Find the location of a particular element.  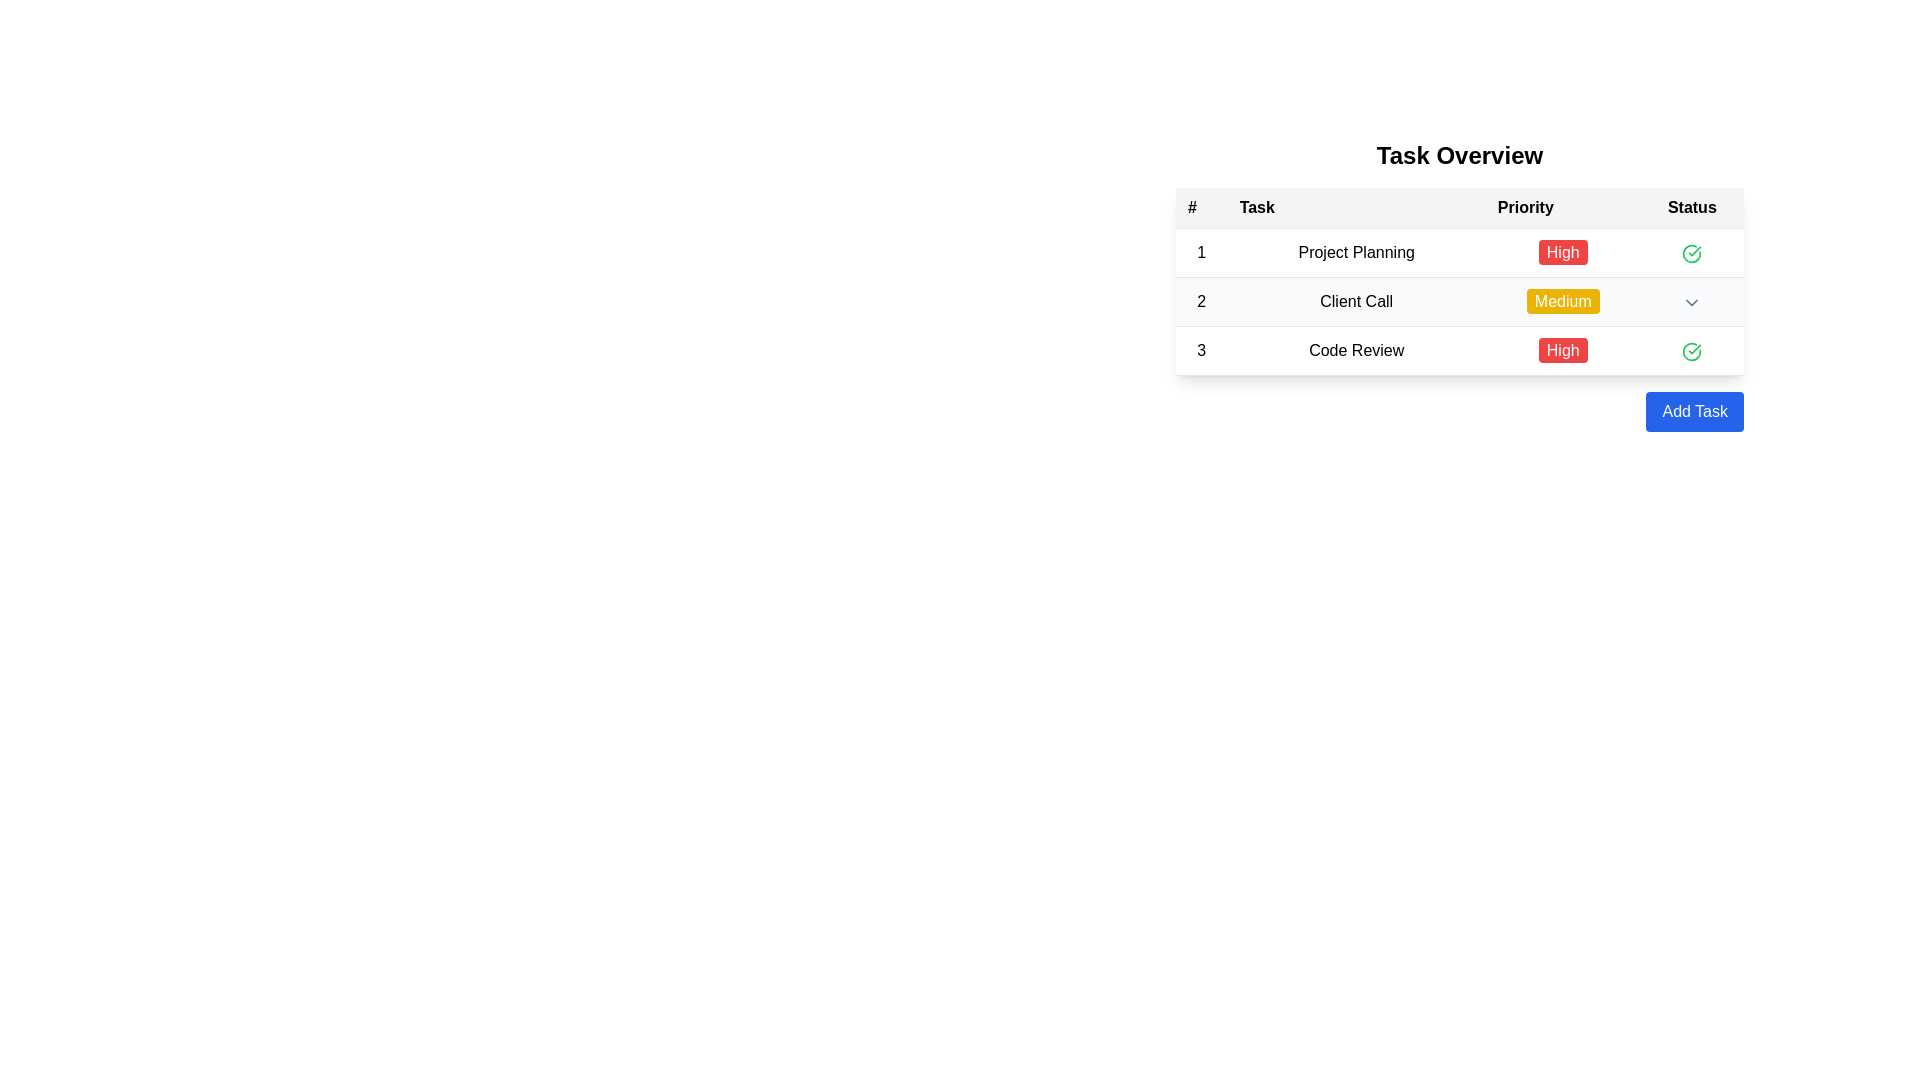

the rectangular button with rounded corners, red background, and white text reading 'High' in the 'Priority' column of the 'Code Review' row is located at coordinates (1562, 350).